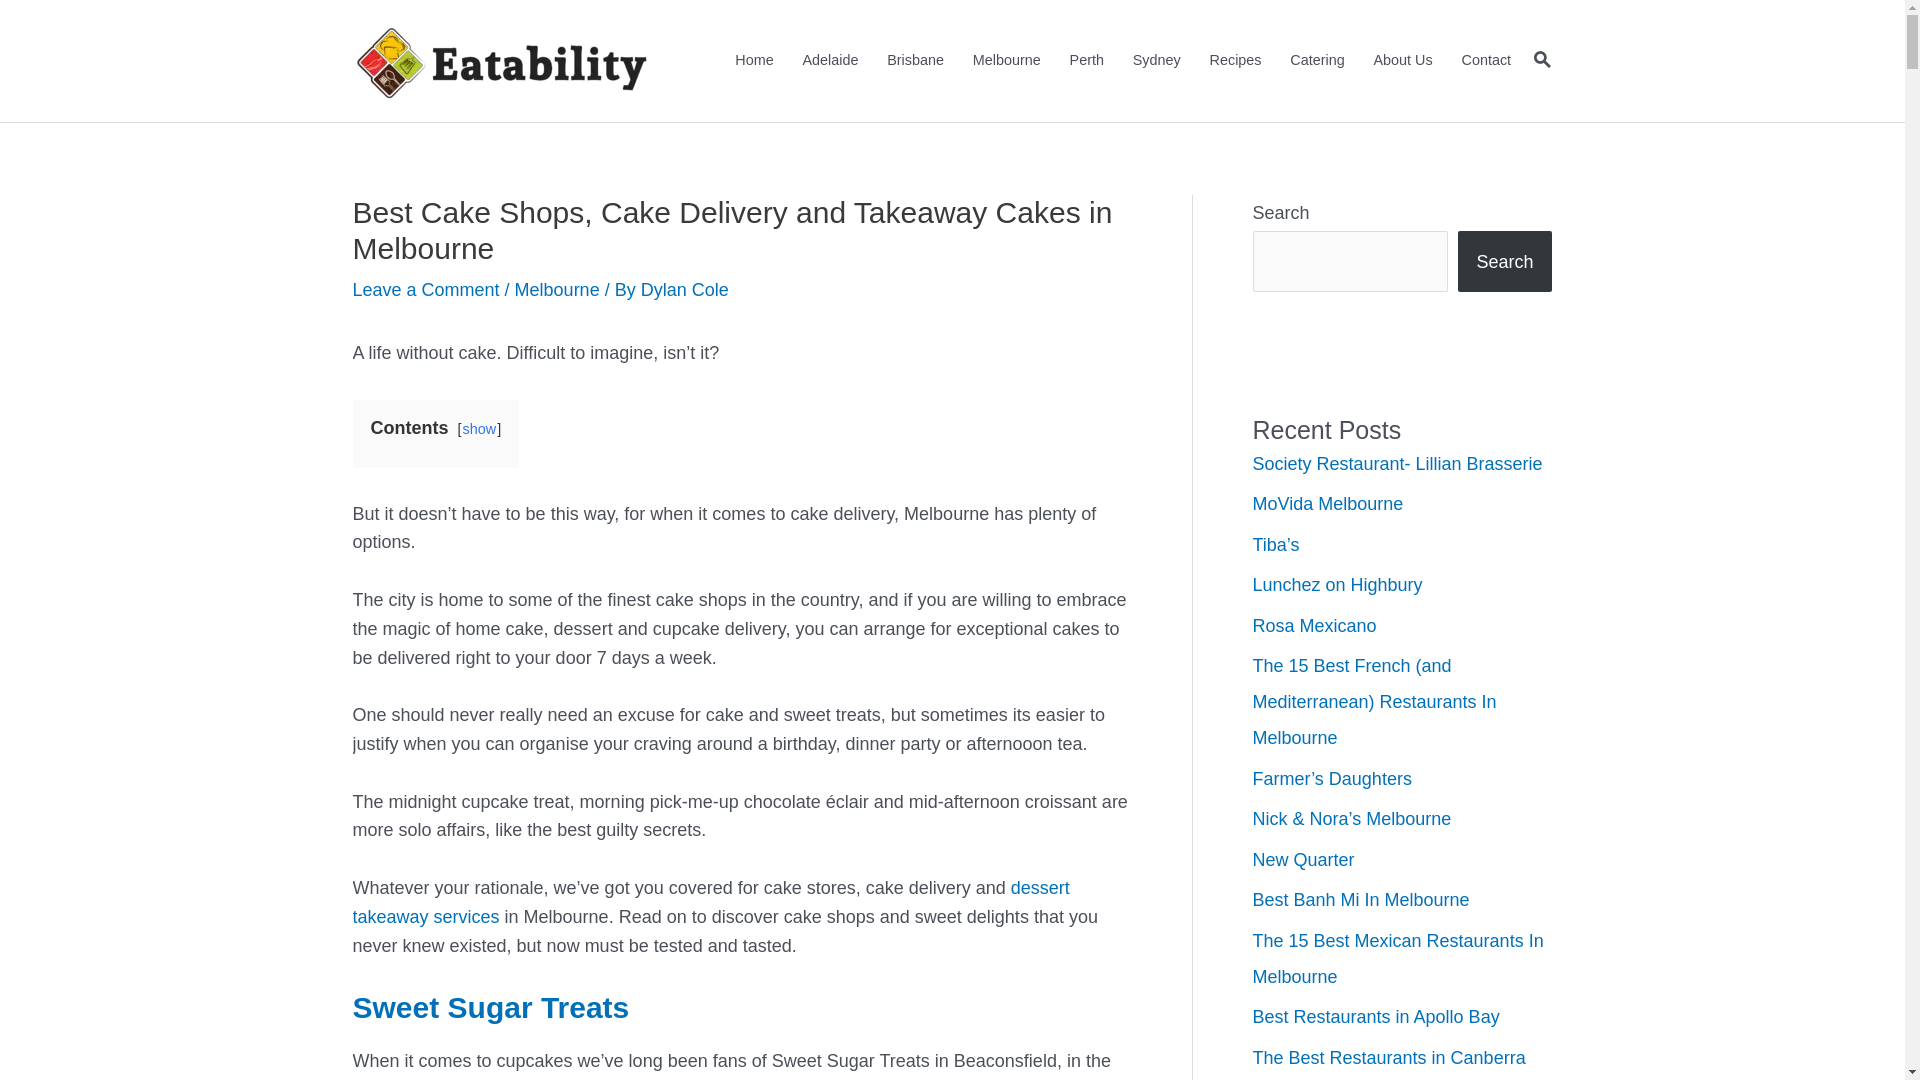 This screenshot has width=1920, height=1080. Describe the element at coordinates (1395, 463) in the screenshot. I see `'Society Restaurant- Lillian Brasserie'` at that location.